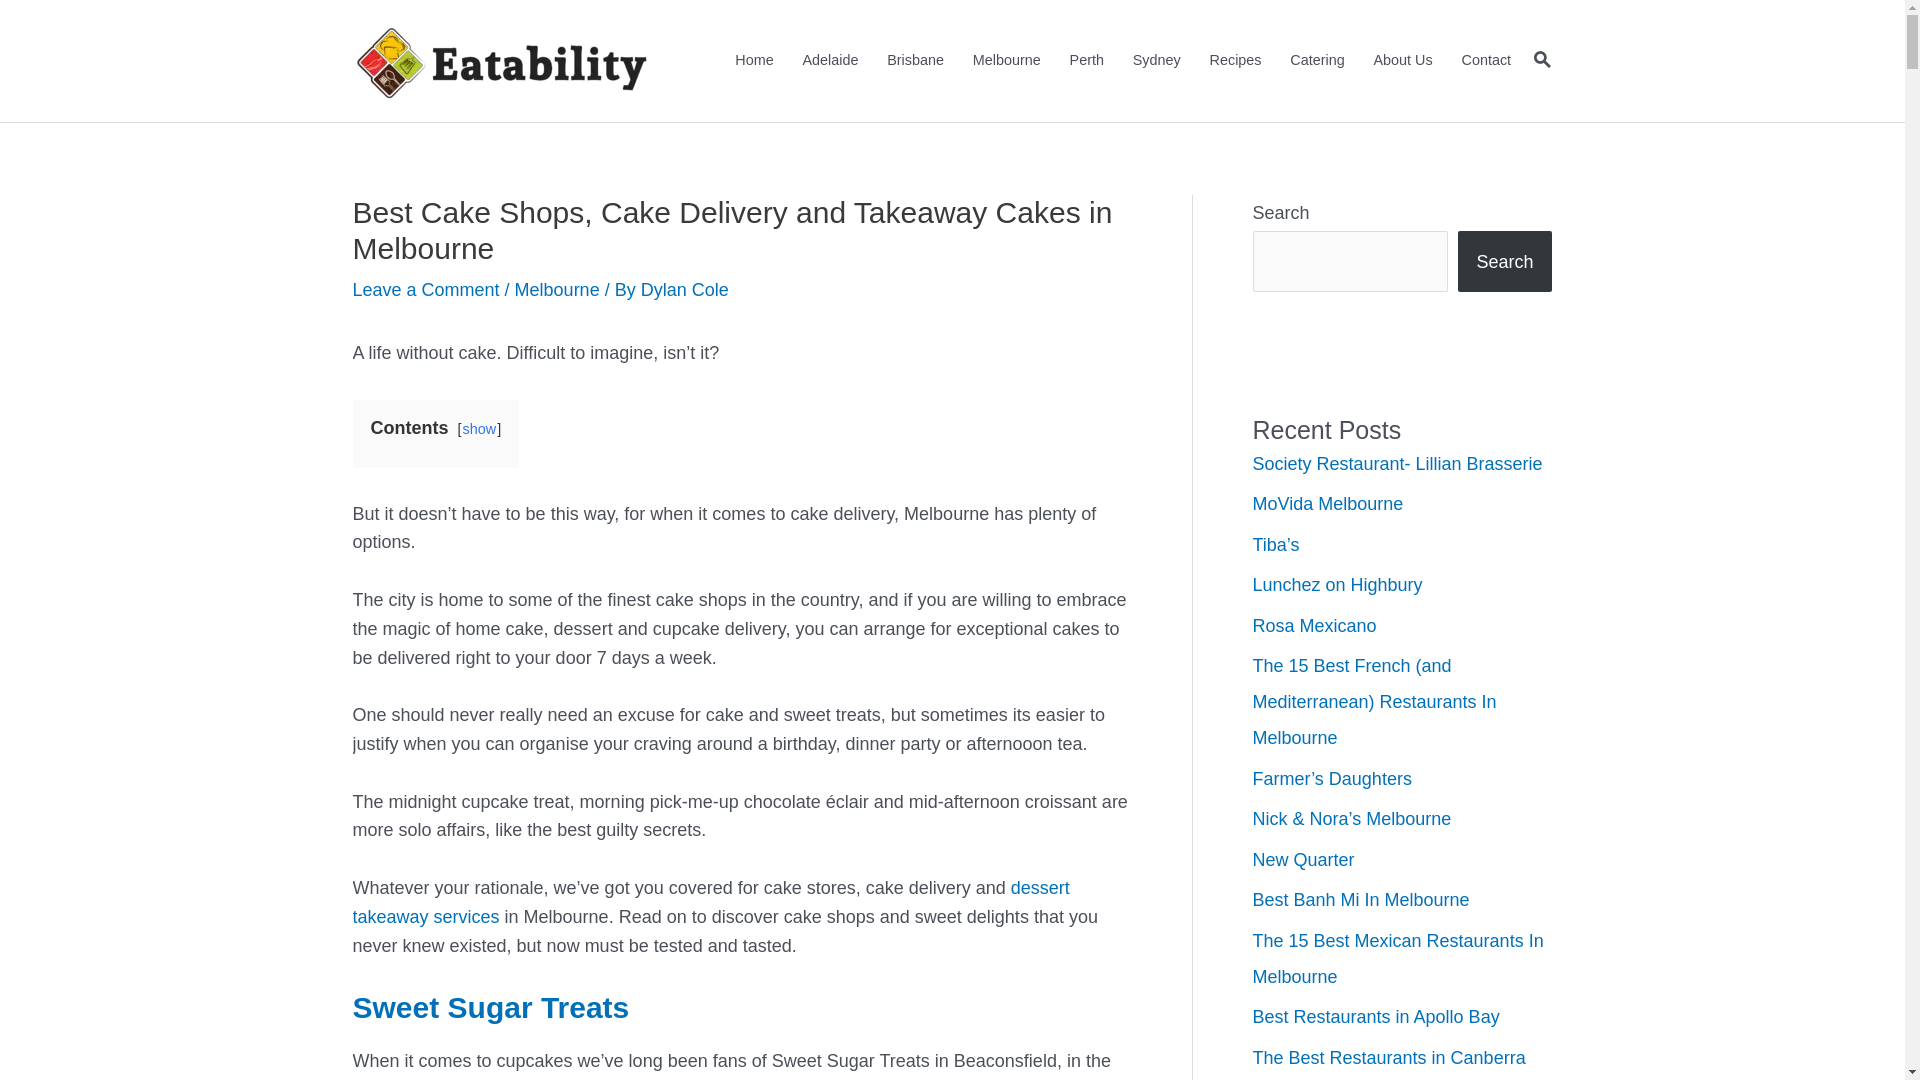 This screenshot has width=1920, height=1080. Describe the element at coordinates (1395, 463) in the screenshot. I see `'Society Restaurant- Lillian Brasserie'` at that location.